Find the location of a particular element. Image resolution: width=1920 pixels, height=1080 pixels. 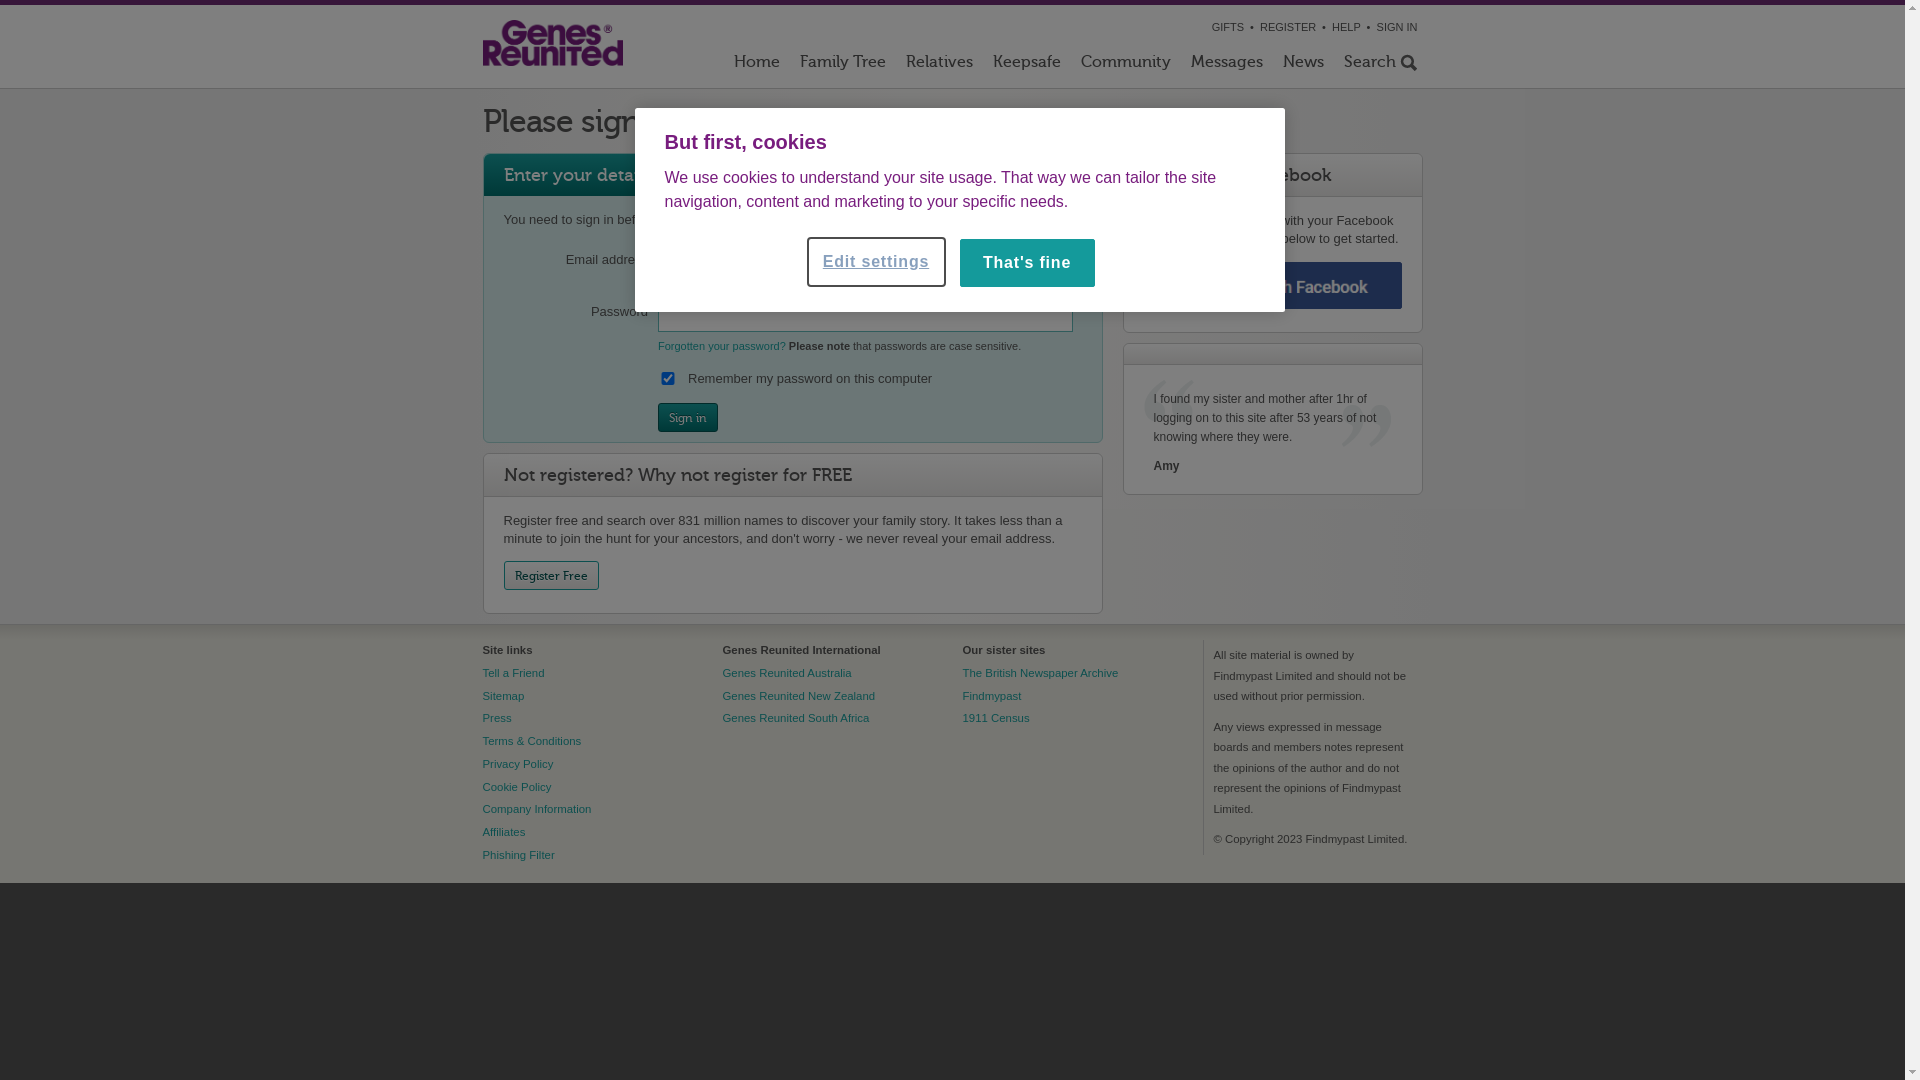

'Findmypast' is located at coordinates (991, 694).